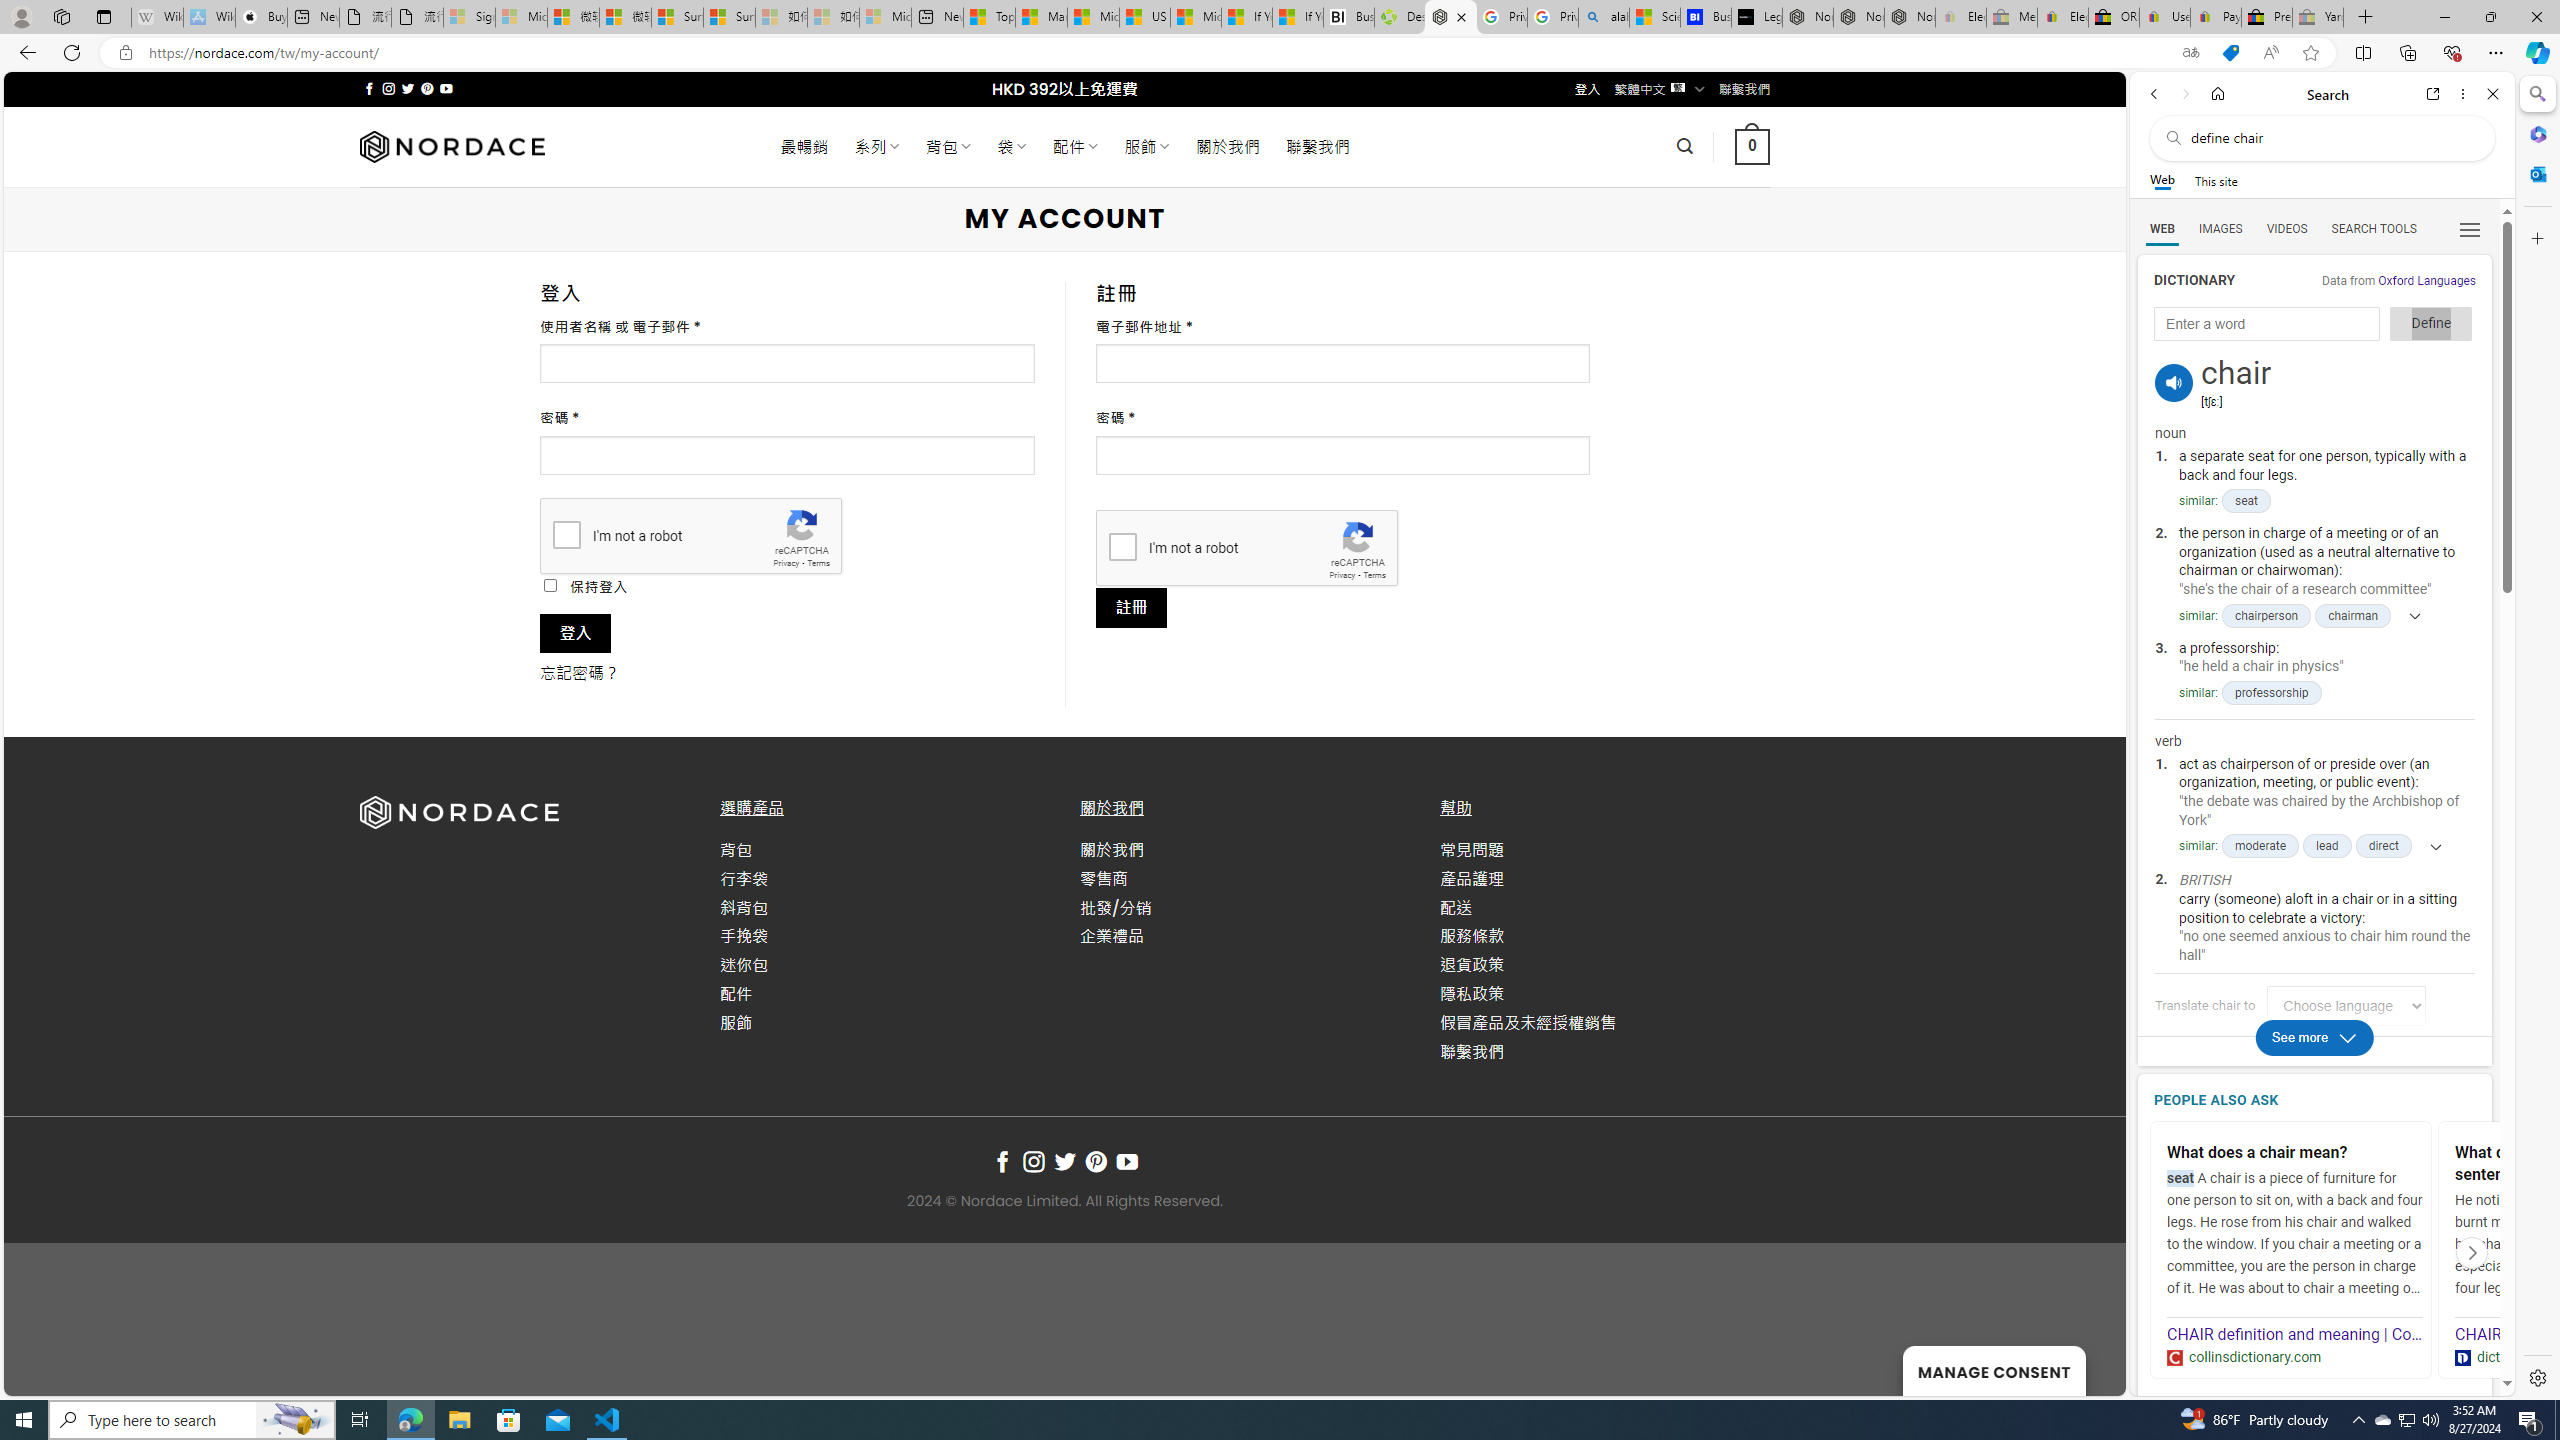 The height and width of the screenshot is (1440, 2560). I want to click on 'Follow on YouTube', so click(1126, 1161).